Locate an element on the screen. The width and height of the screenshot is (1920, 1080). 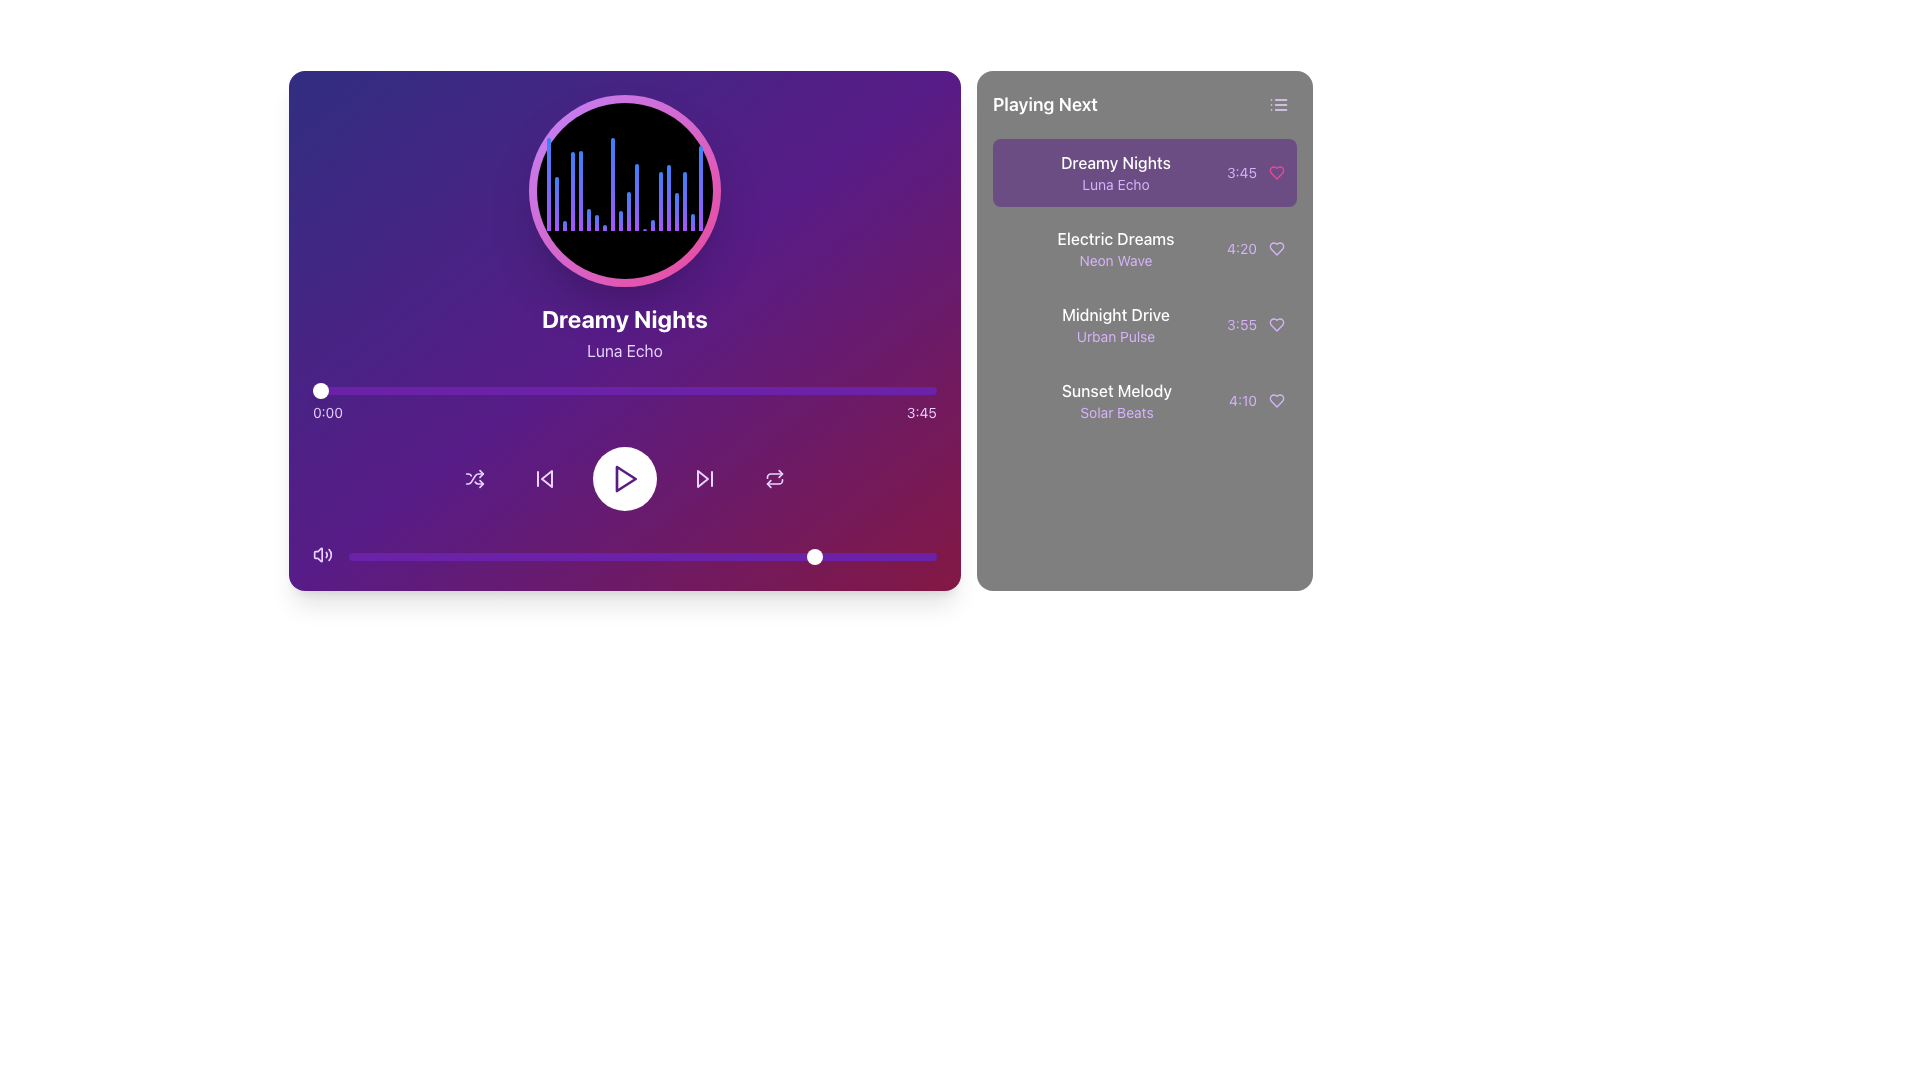
the 17th vertical visual bar in the chart, which has a gradient color from purple at the base to blue at the top is located at coordinates (668, 197).